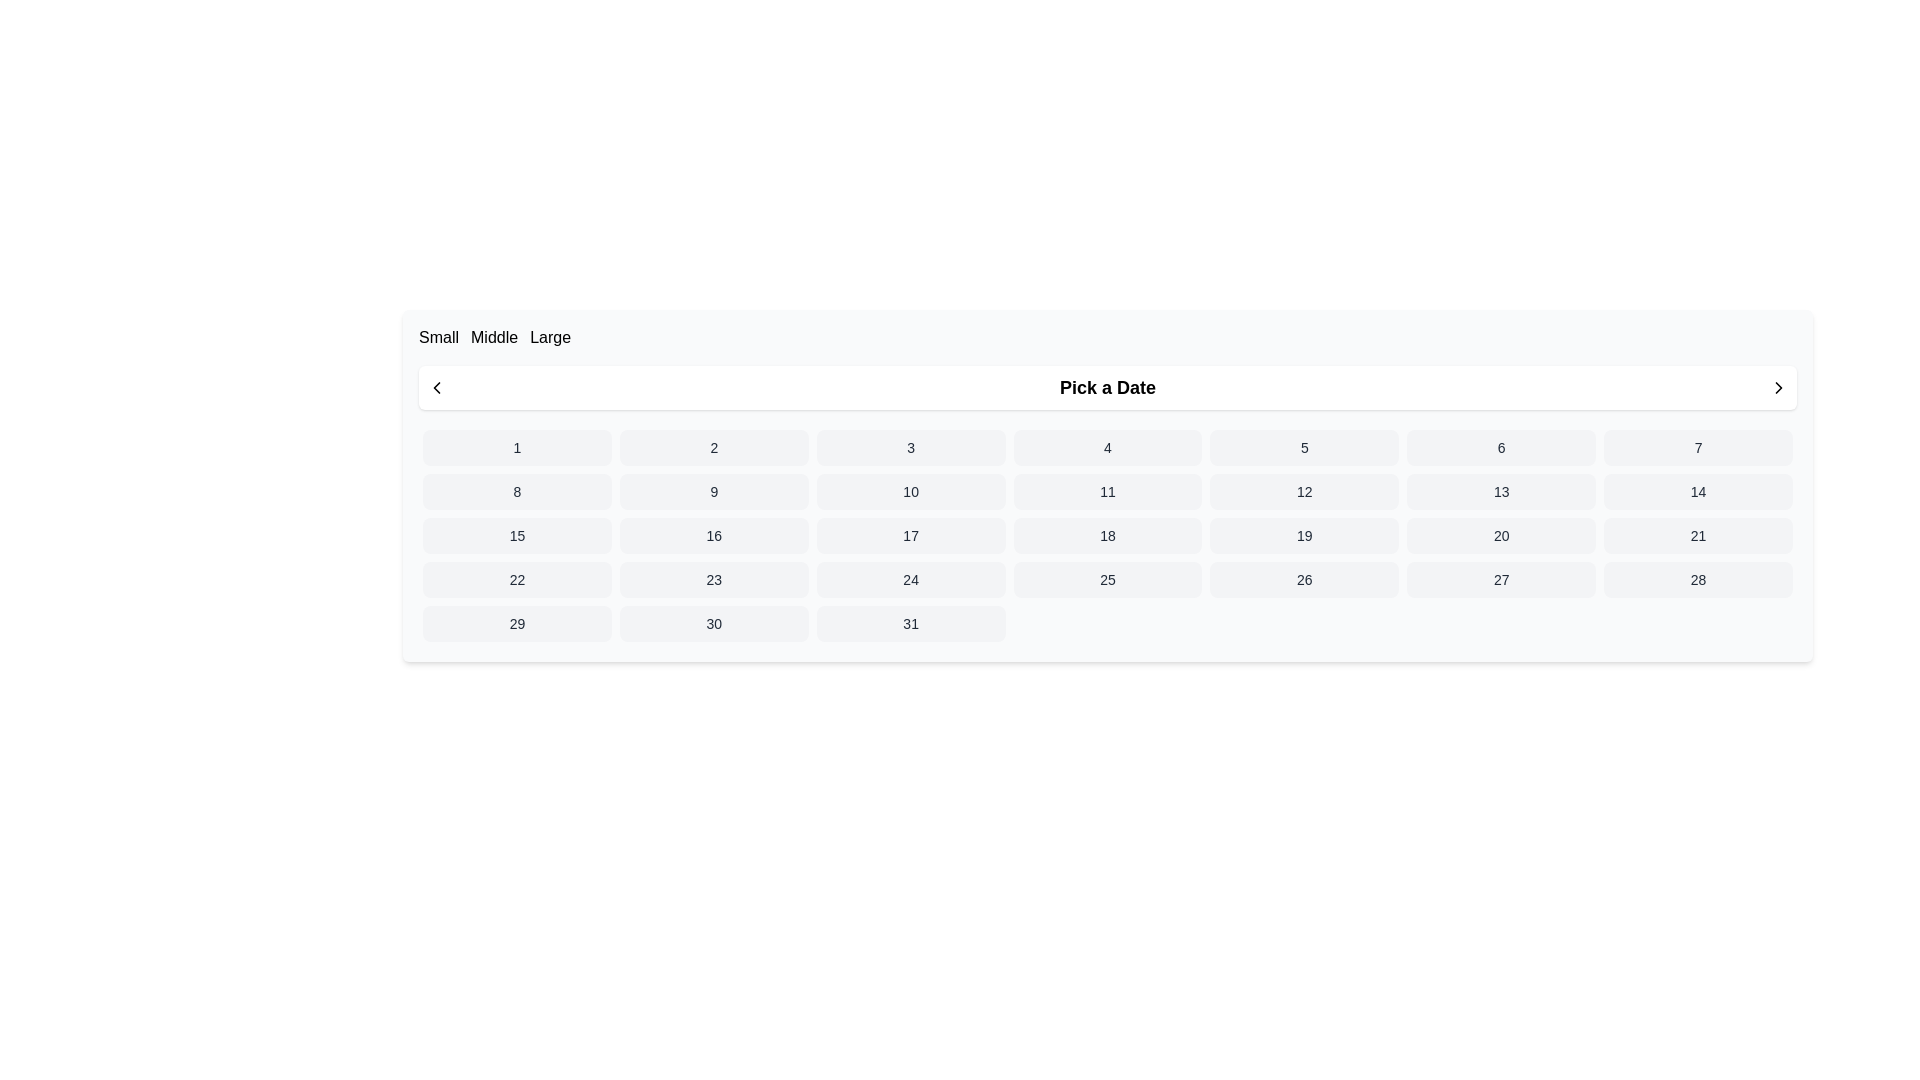 This screenshot has width=1920, height=1080. What do you see at coordinates (1304, 446) in the screenshot?
I see `the interactive button that allows users to select the number '5' in the calendar grid layout` at bounding box center [1304, 446].